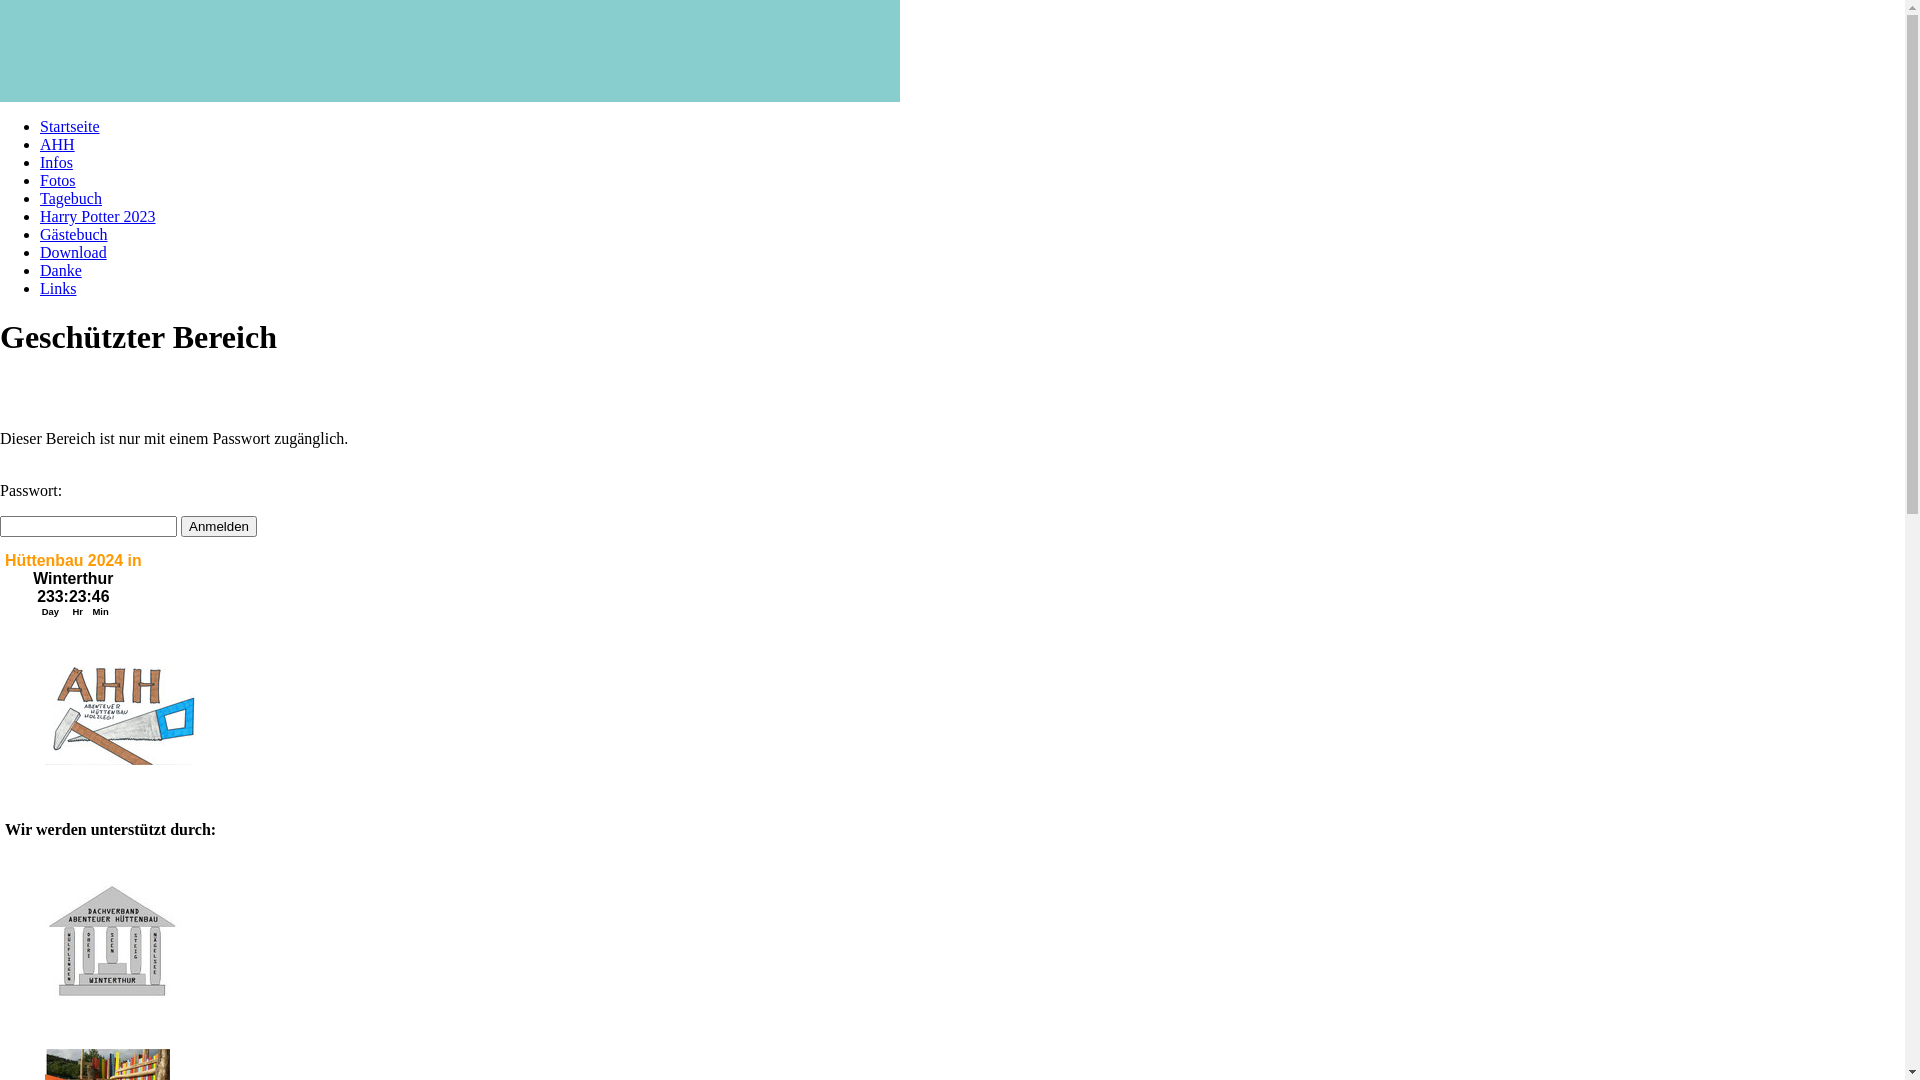  I want to click on 'Danke', so click(61, 270).